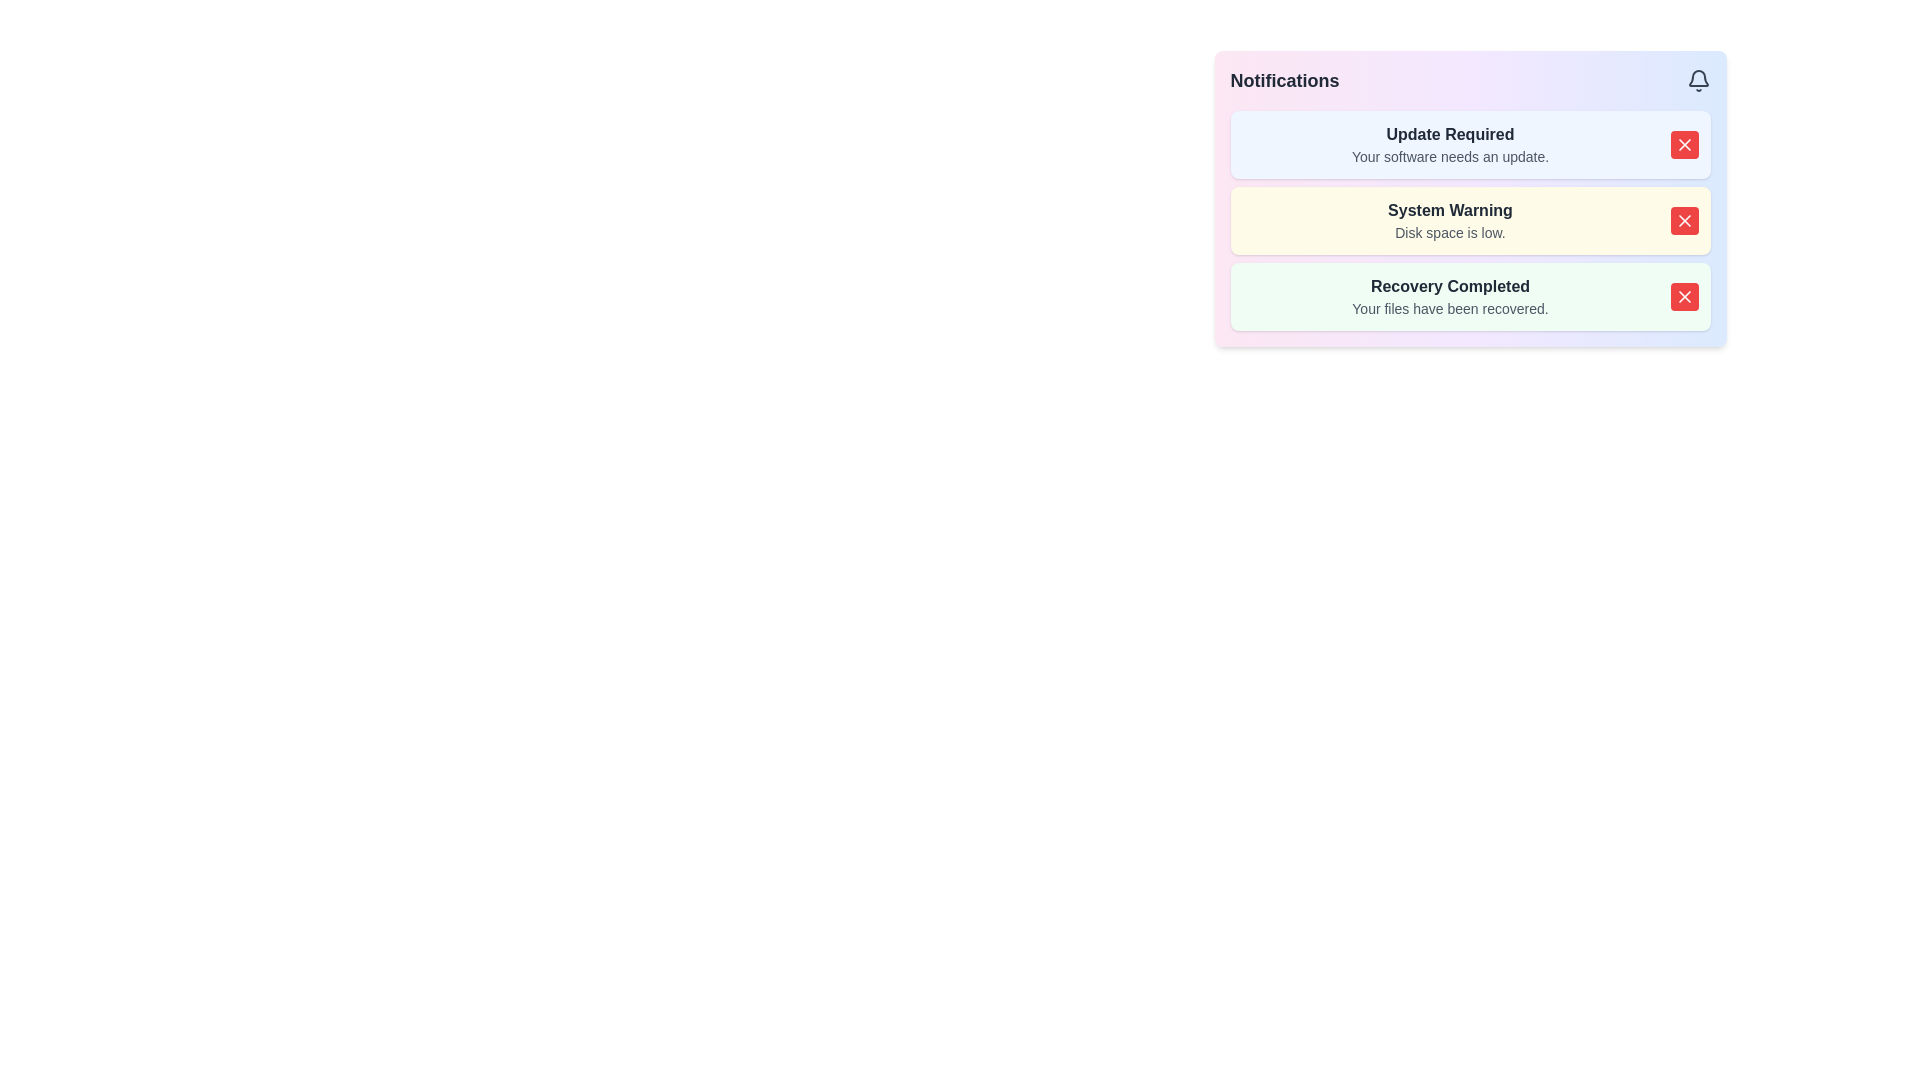 This screenshot has width=1920, height=1080. What do you see at coordinates (1450, 135) in the screenshot?
I see `the 'Update Required' text label, which is prominently displayed in bold dark gray font at the top-left section of the notification list` at bounding box center [1450, 135].